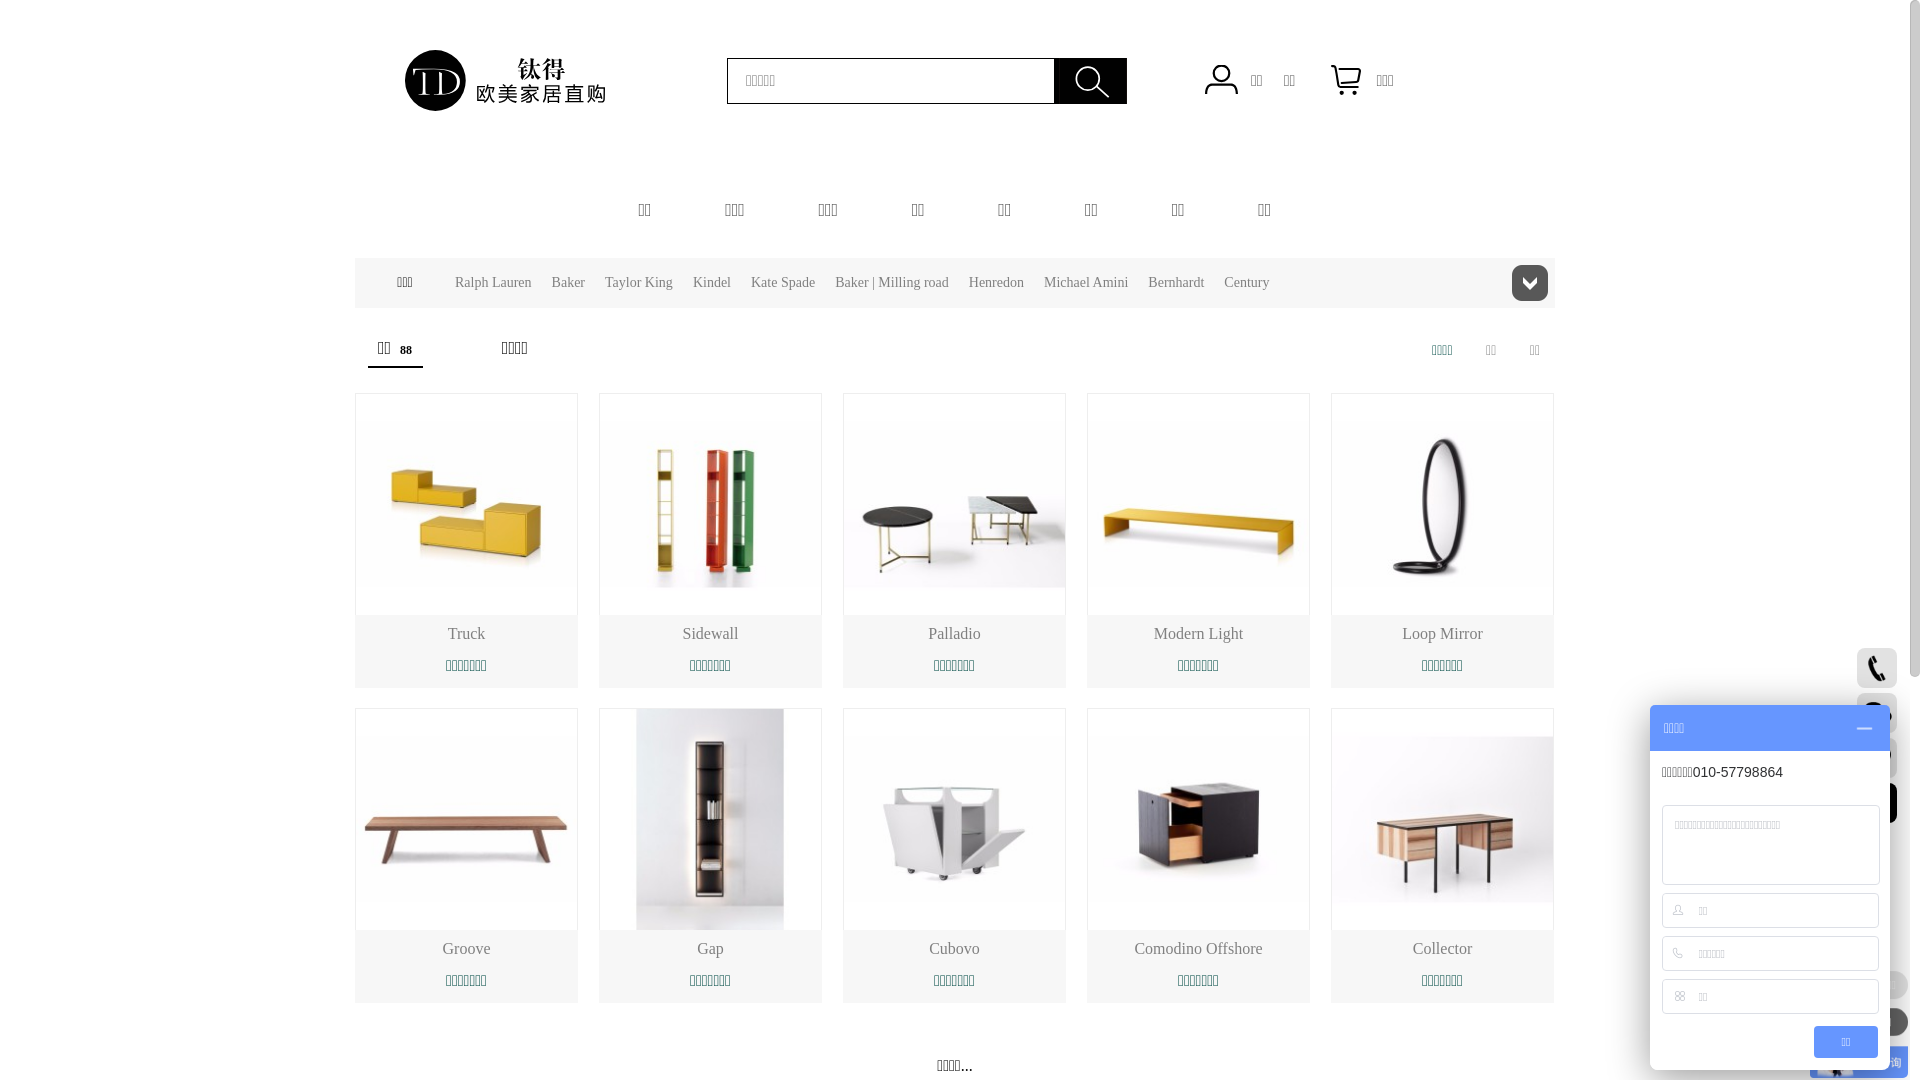  I want to click on 'Baker | Milling road', so click(835, 282).